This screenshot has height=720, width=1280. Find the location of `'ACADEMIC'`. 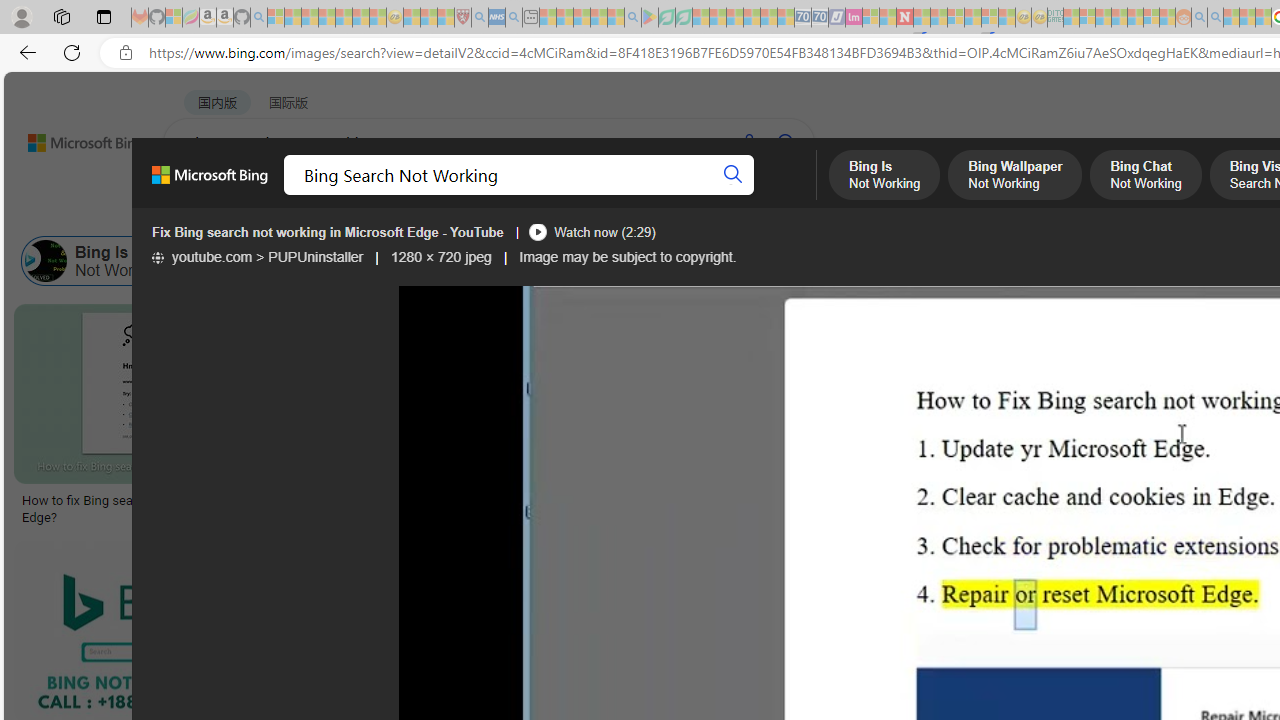

'ACADEMIC' is located at coordinates (634, 195).